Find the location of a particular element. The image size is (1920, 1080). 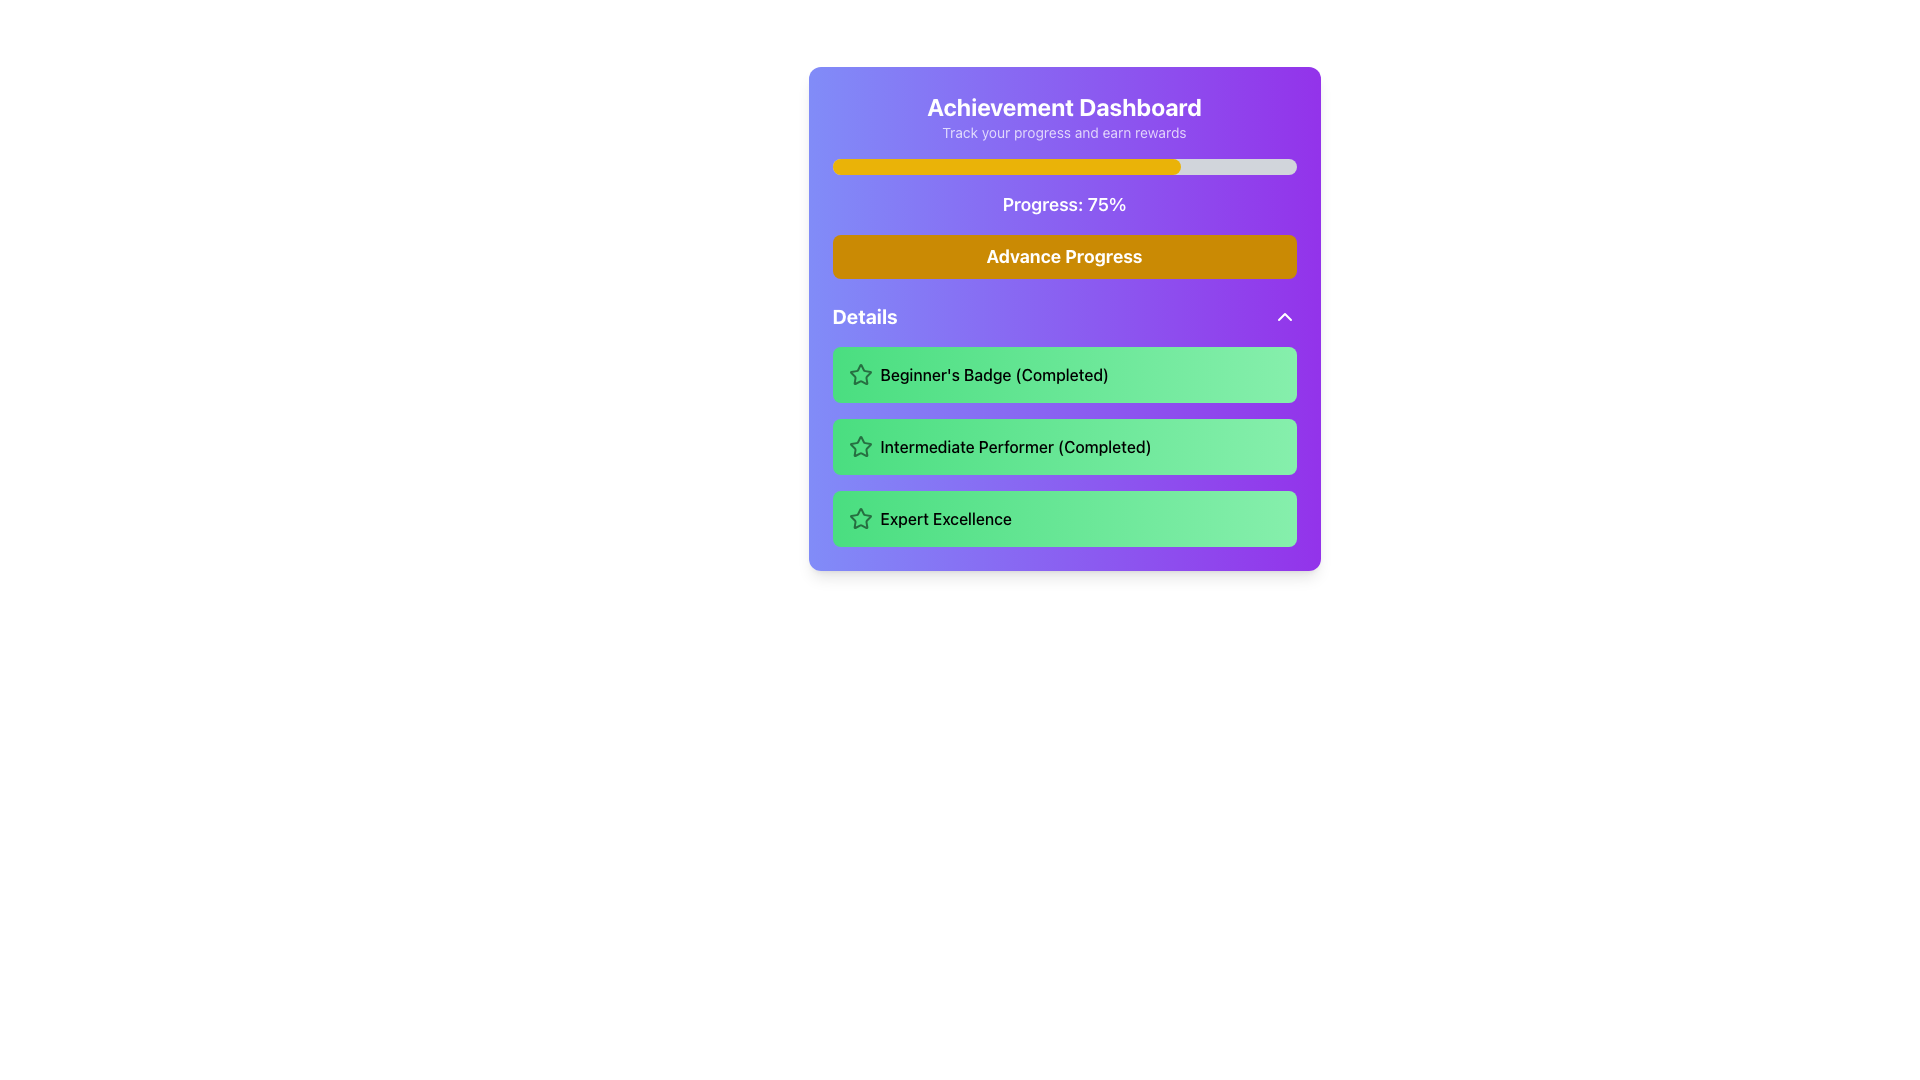

the upward-facing chevron icon on the right side of the 'Details' section title bar is located at coordinates (1284, 315).